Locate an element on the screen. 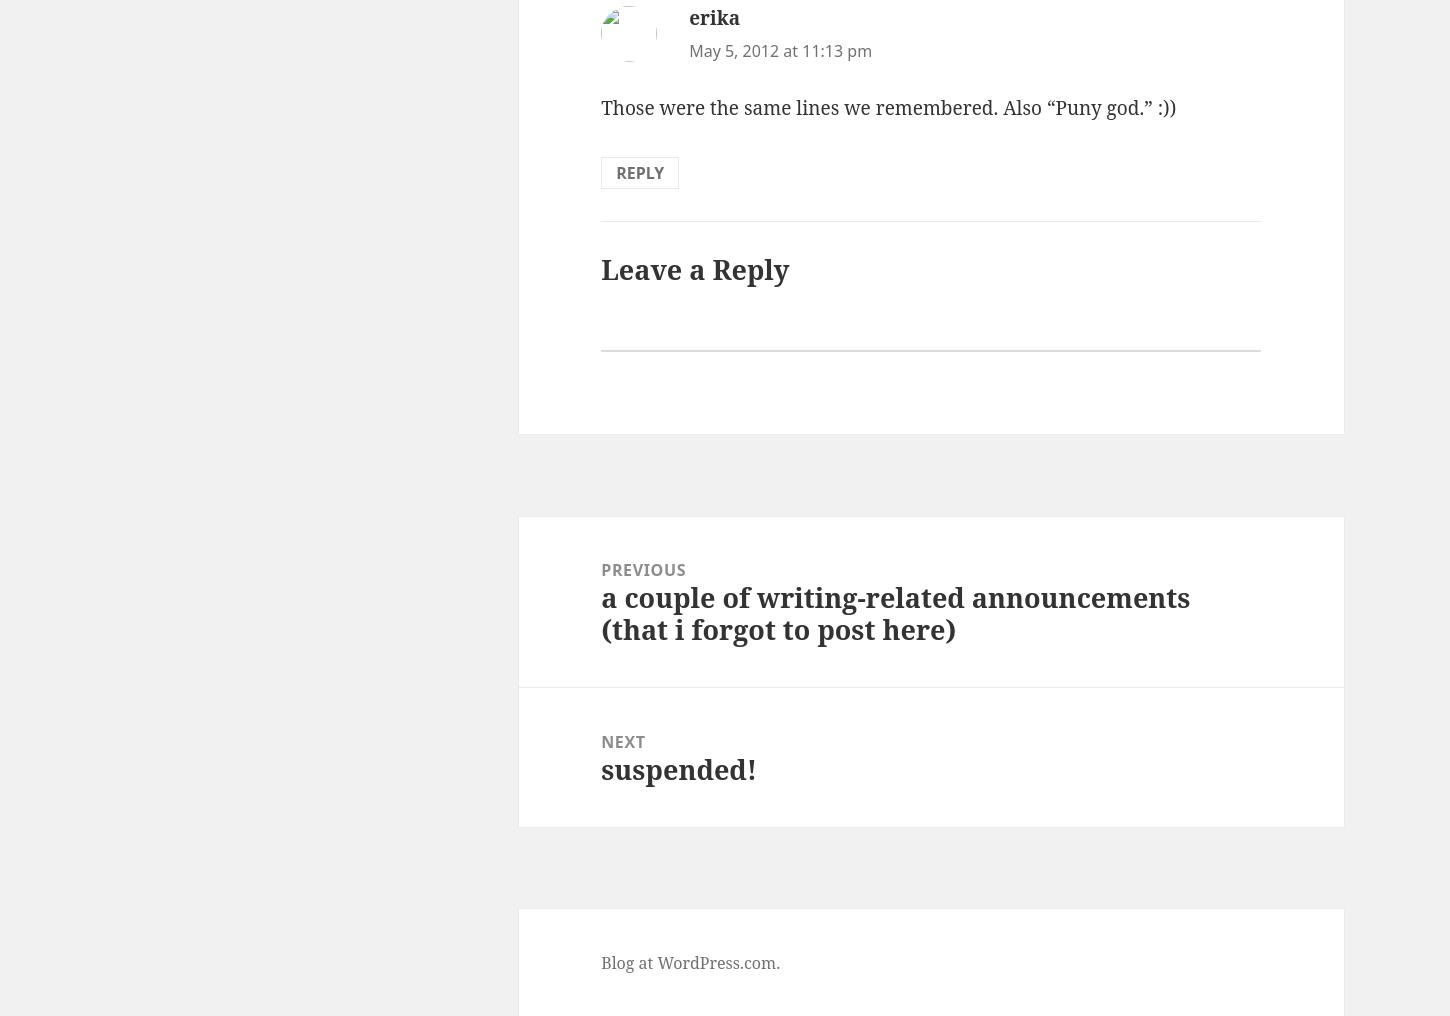 This screenshot has width=1450, height=1016. 'Next' is located at coordinates (622, 740).